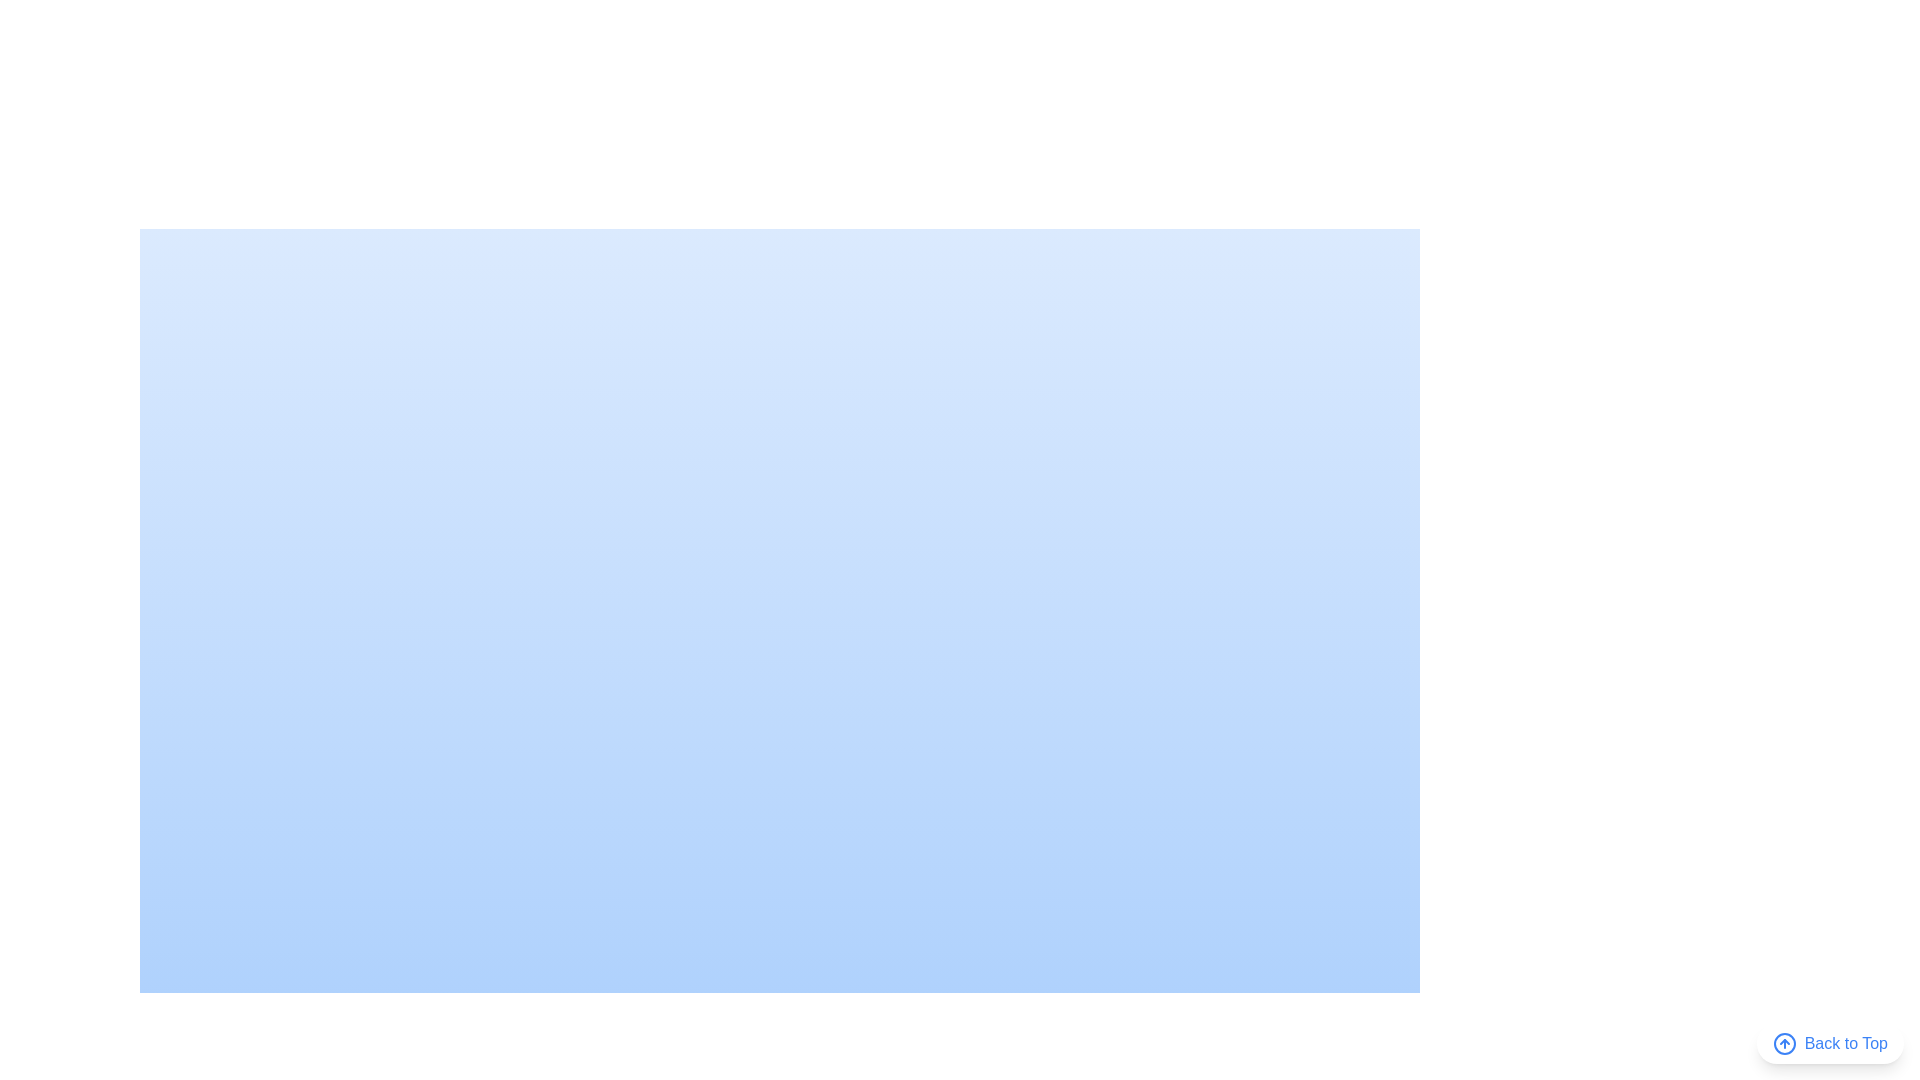 The width and height of the screenshot is (1920, 1080). I want to click on the static label located to the right of the arrow icon in the navigation button at the bottom-right corner of the interface, which is used to scroll back to the top of the page, so click(1845, 1043).